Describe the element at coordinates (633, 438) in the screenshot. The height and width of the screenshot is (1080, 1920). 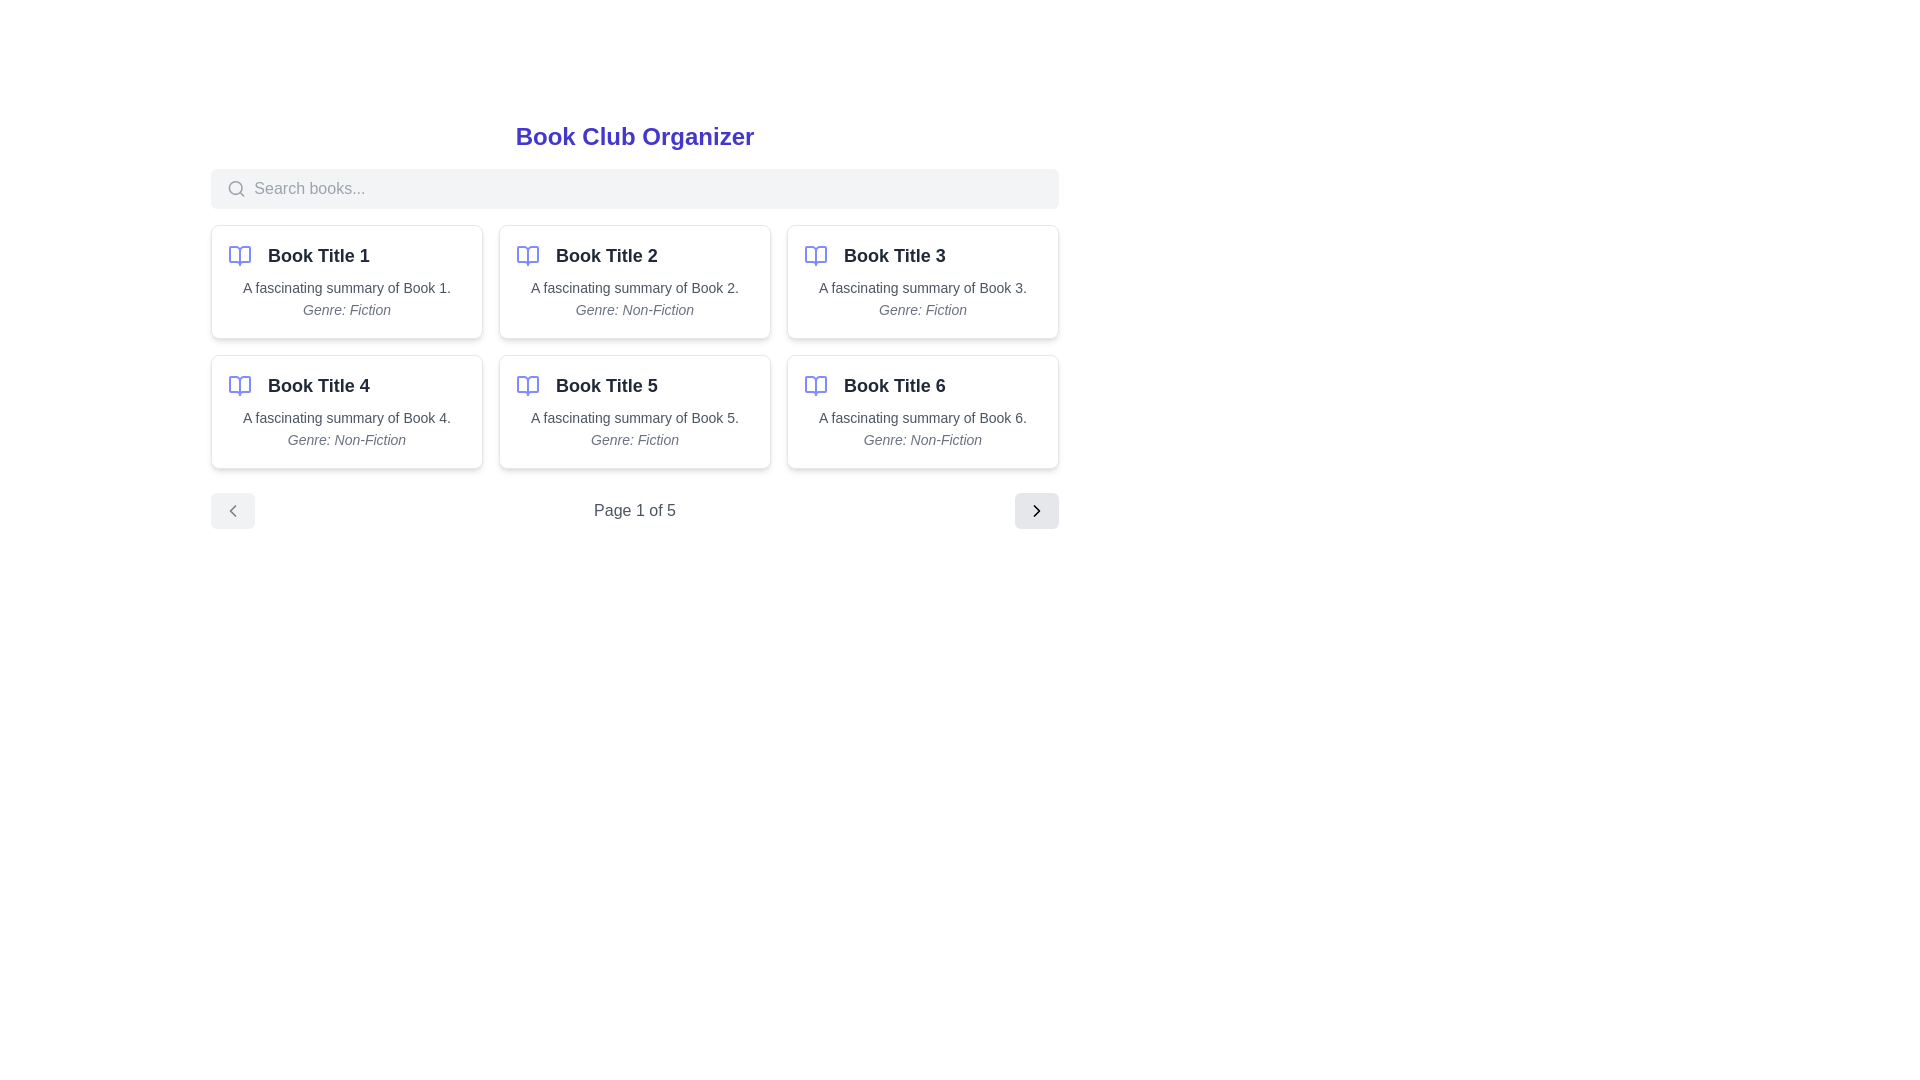
I see `the text label indicating the genre of the book, which is 'Fiction', located below the book summary of 'Book Title 5'` at that location.